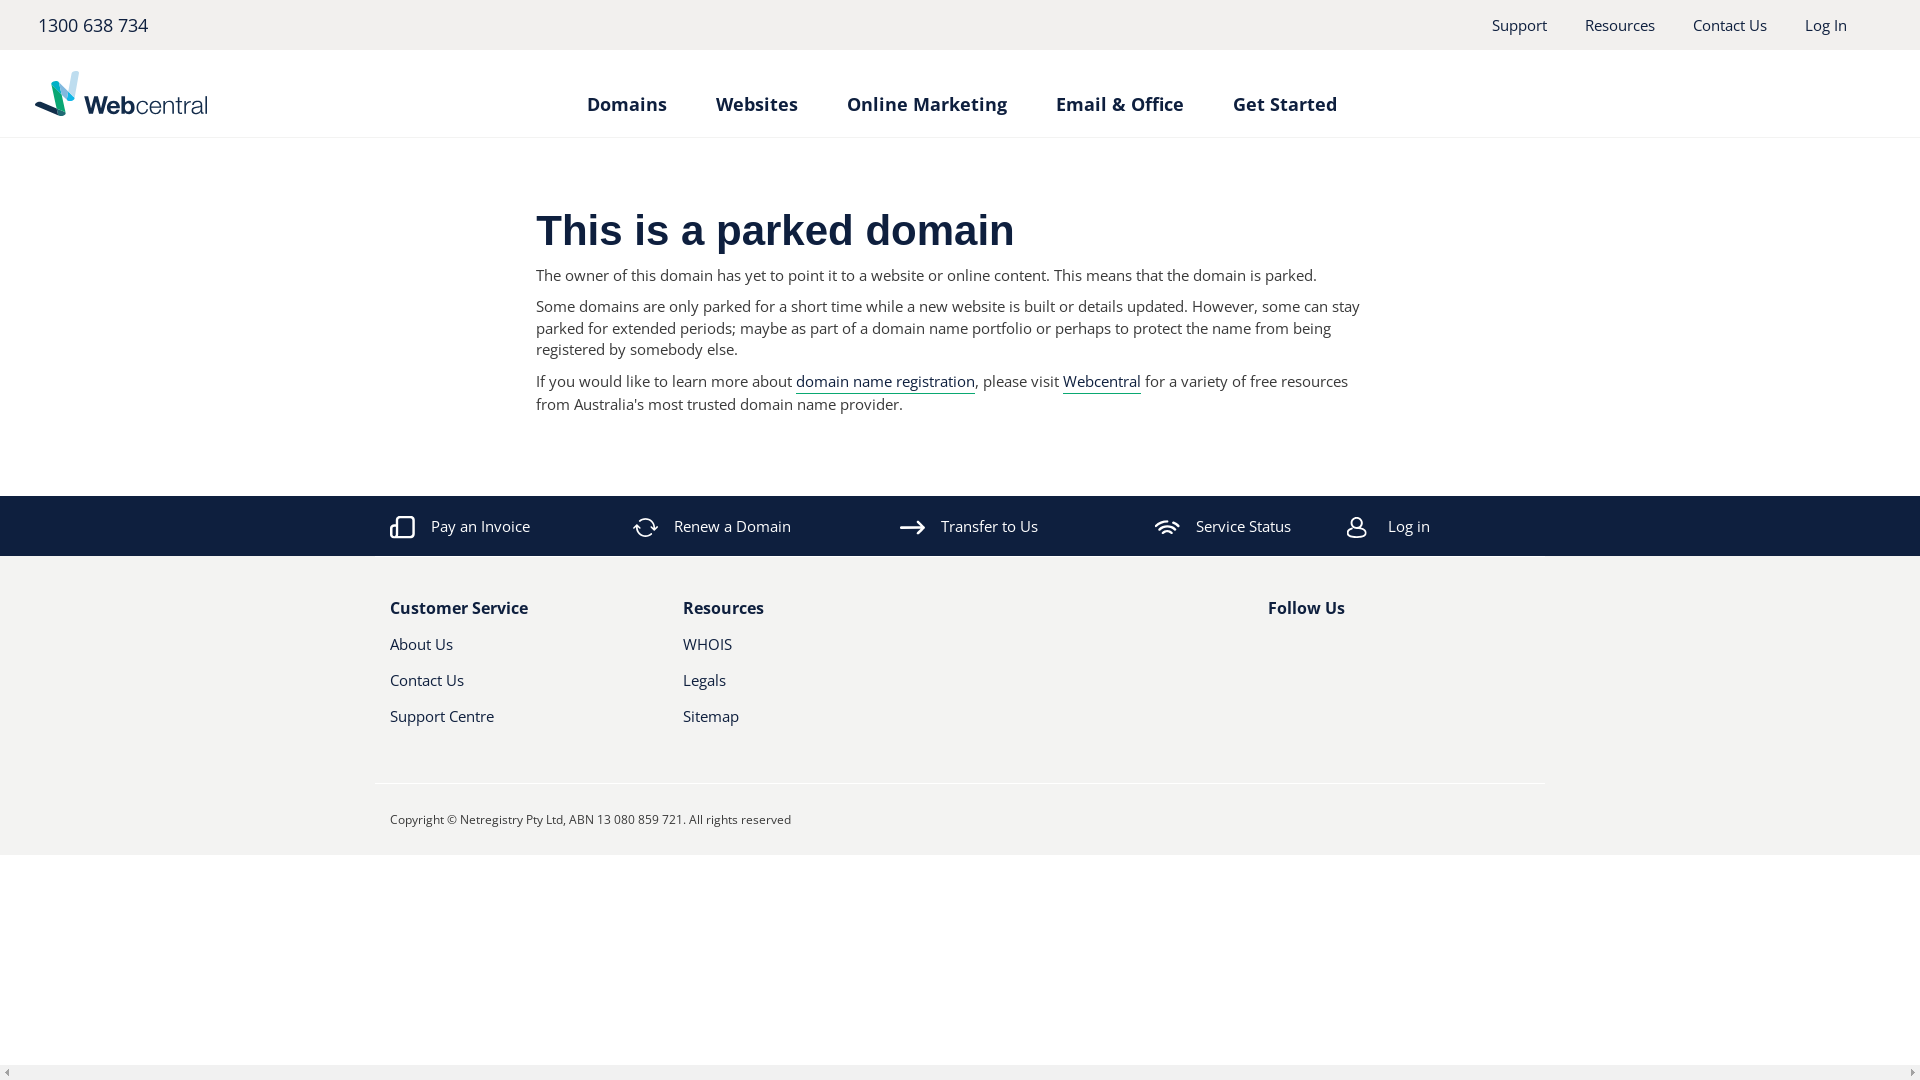  What do you see at coordinates (1377, 652) in the screenshot?
I see `'RSS'` at bounding box center [1377, 652].